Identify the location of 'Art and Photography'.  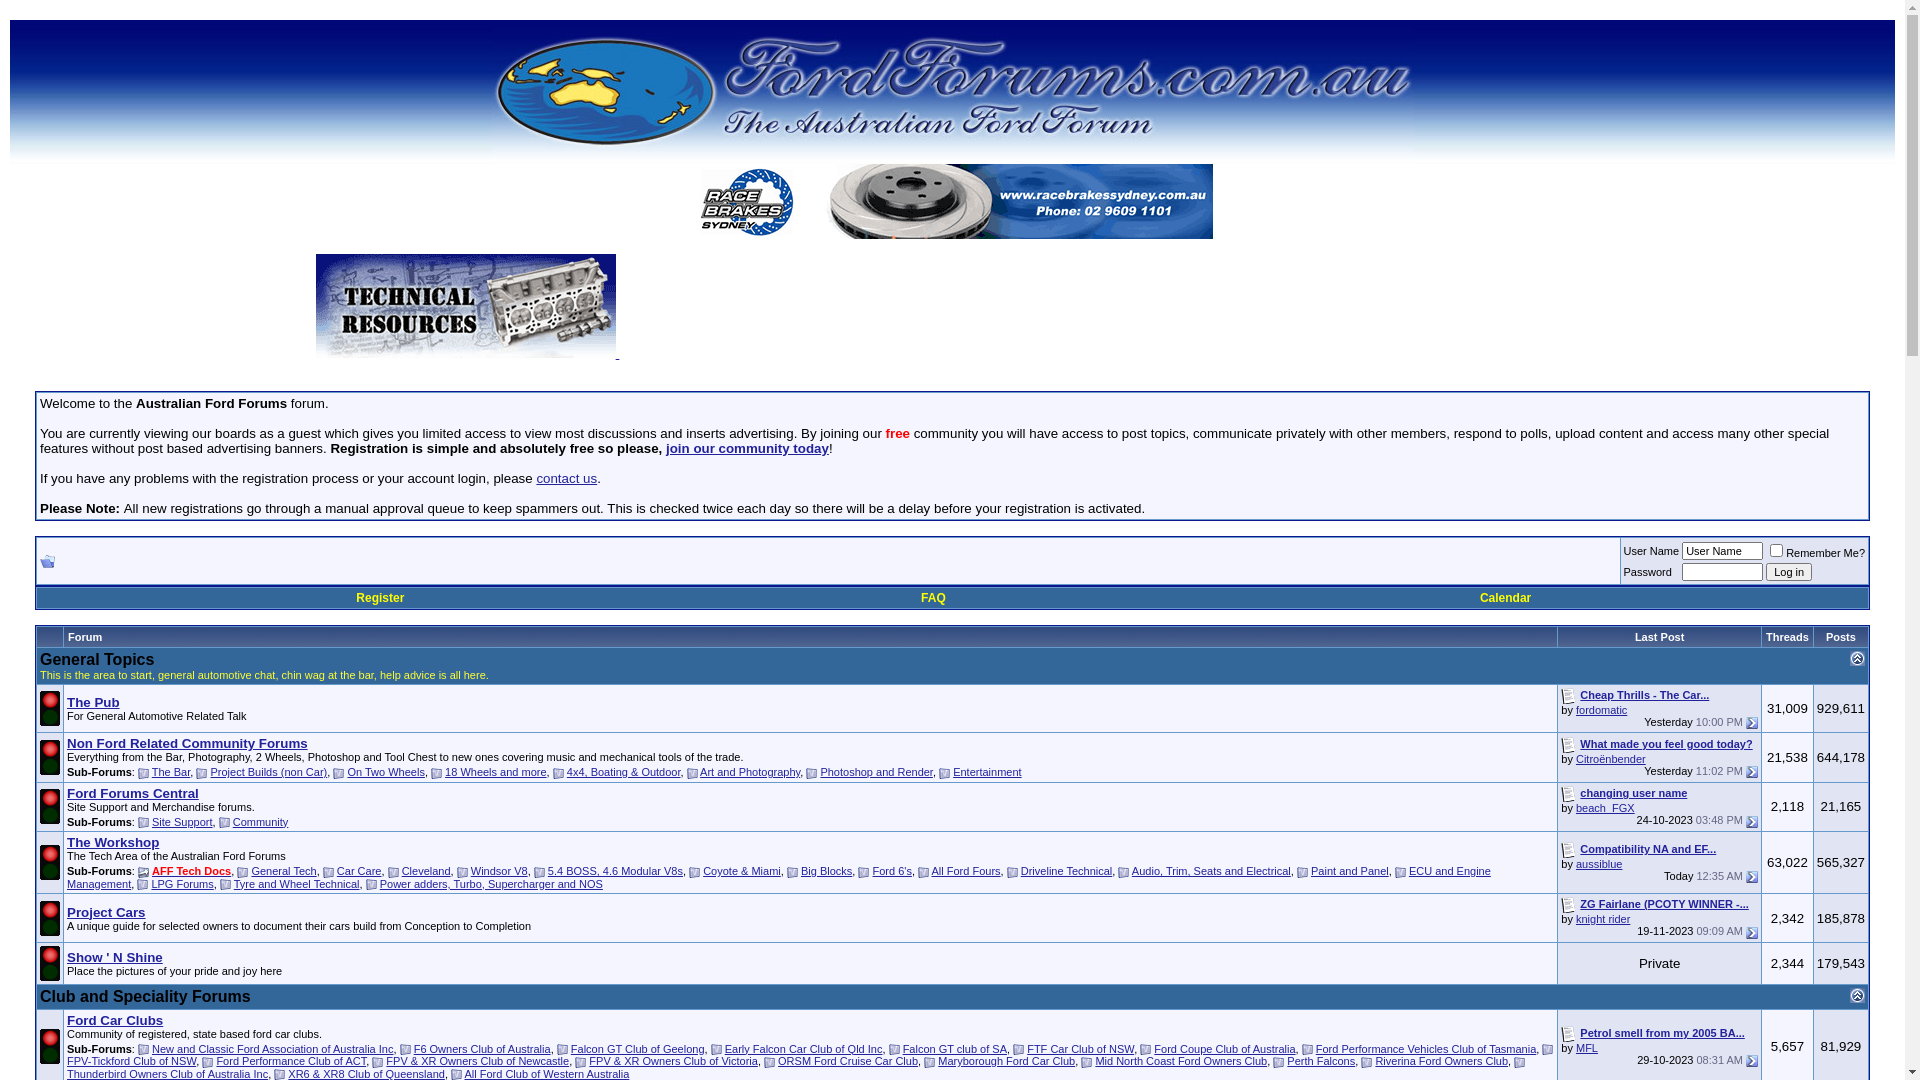
(748, 770).